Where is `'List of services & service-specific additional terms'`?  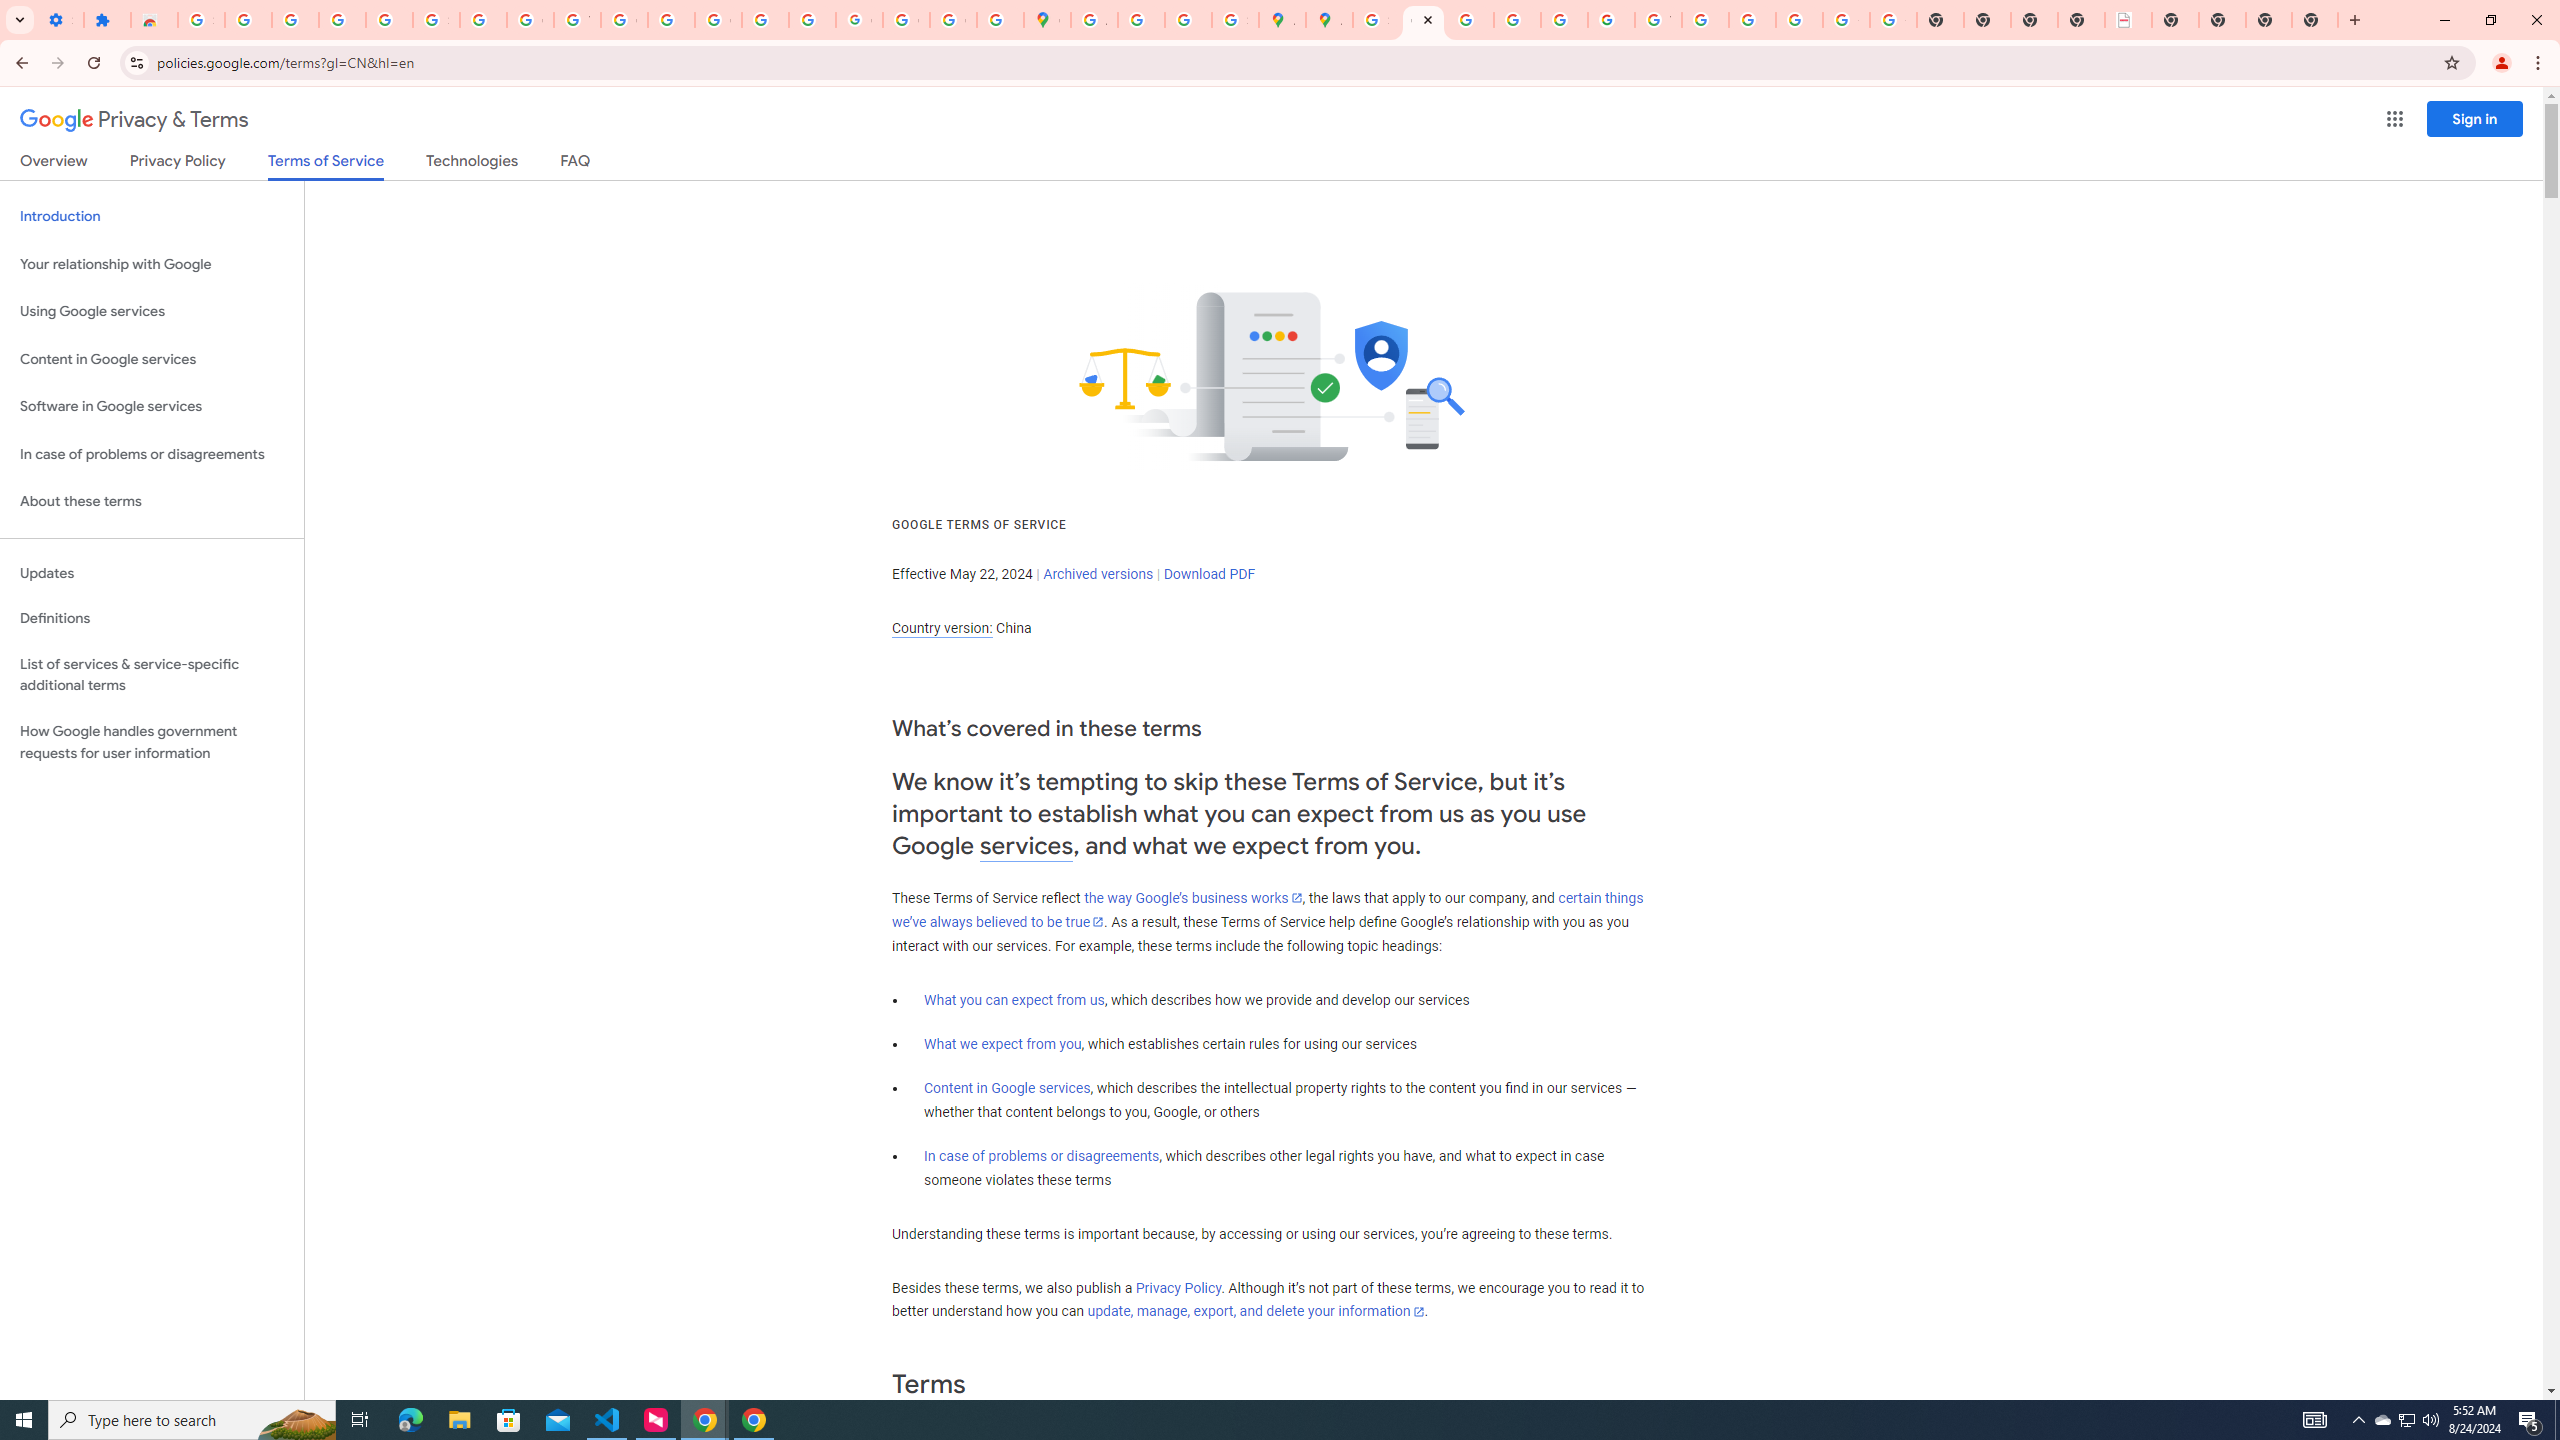
'List of services & service-specific additional terms' is located at coordinates (151, 674).